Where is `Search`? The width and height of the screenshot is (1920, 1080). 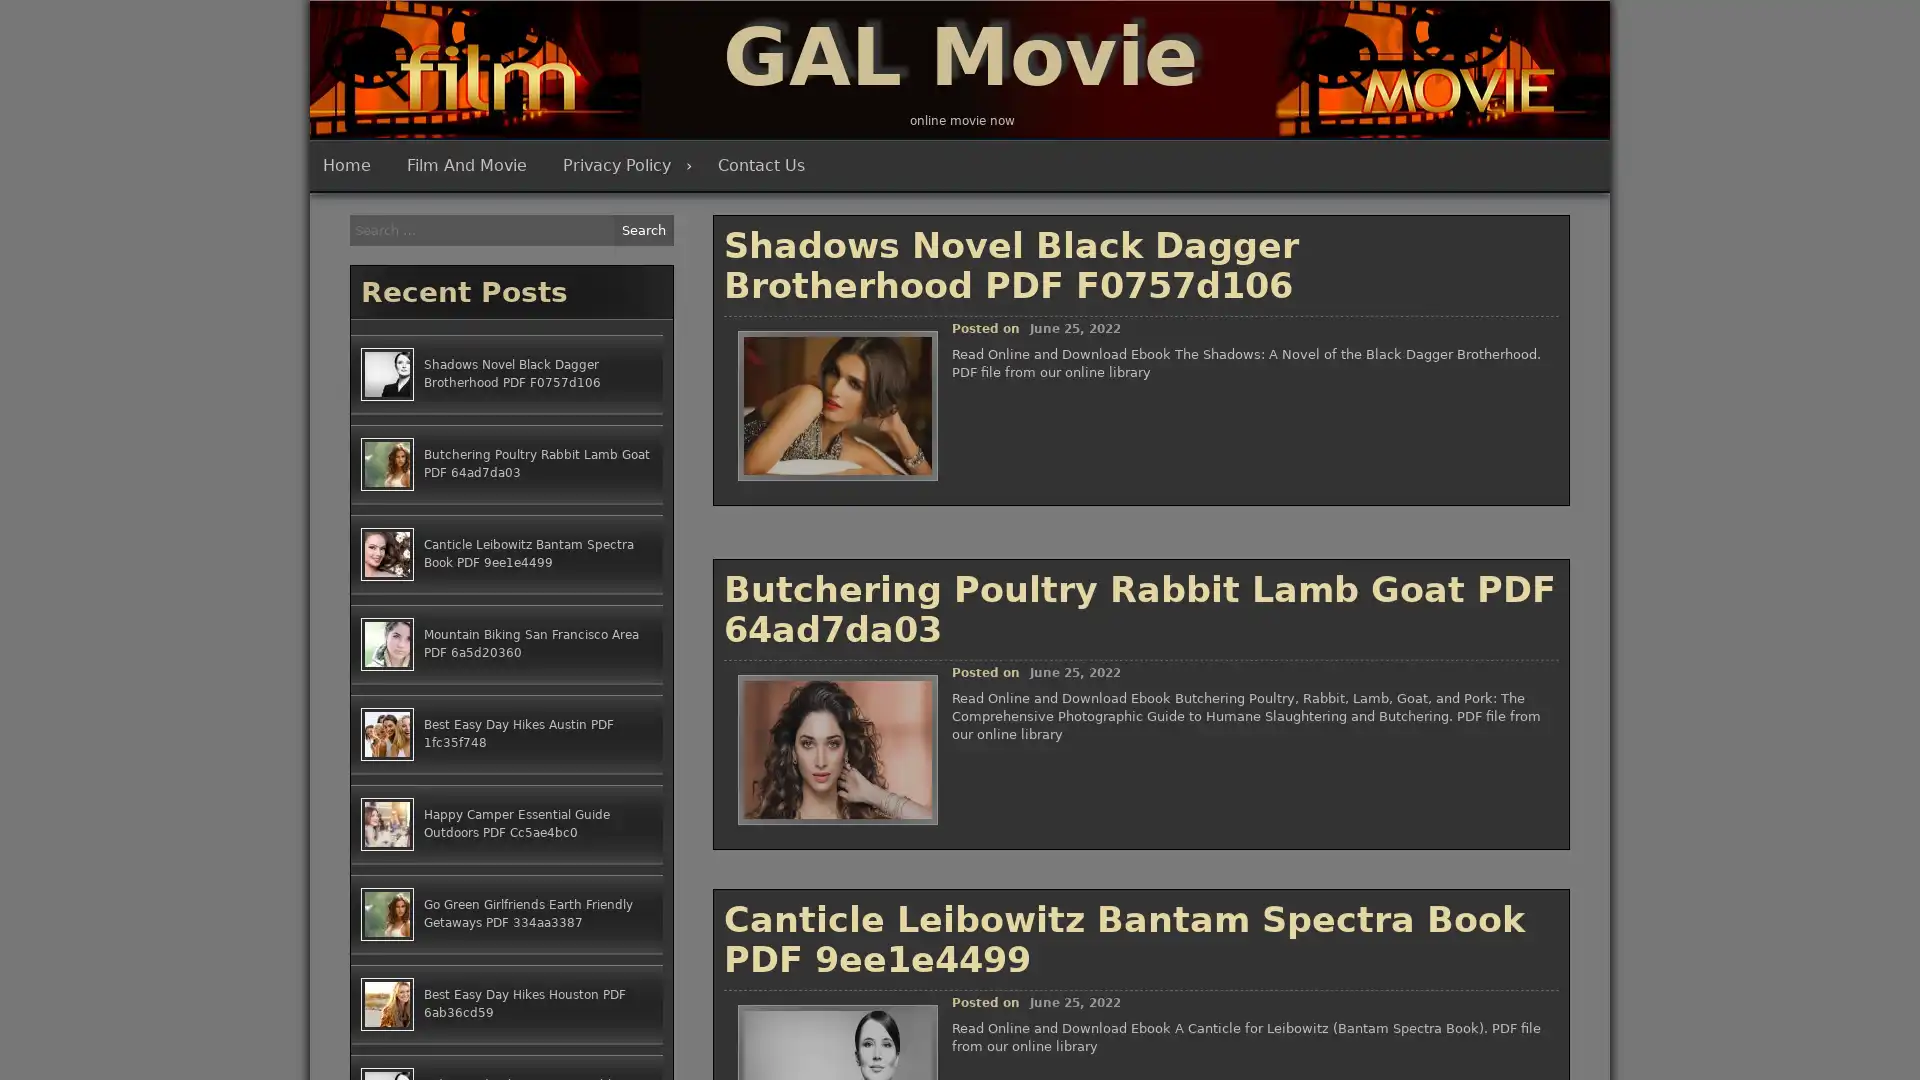 Search is located at coordinates (643, 229).